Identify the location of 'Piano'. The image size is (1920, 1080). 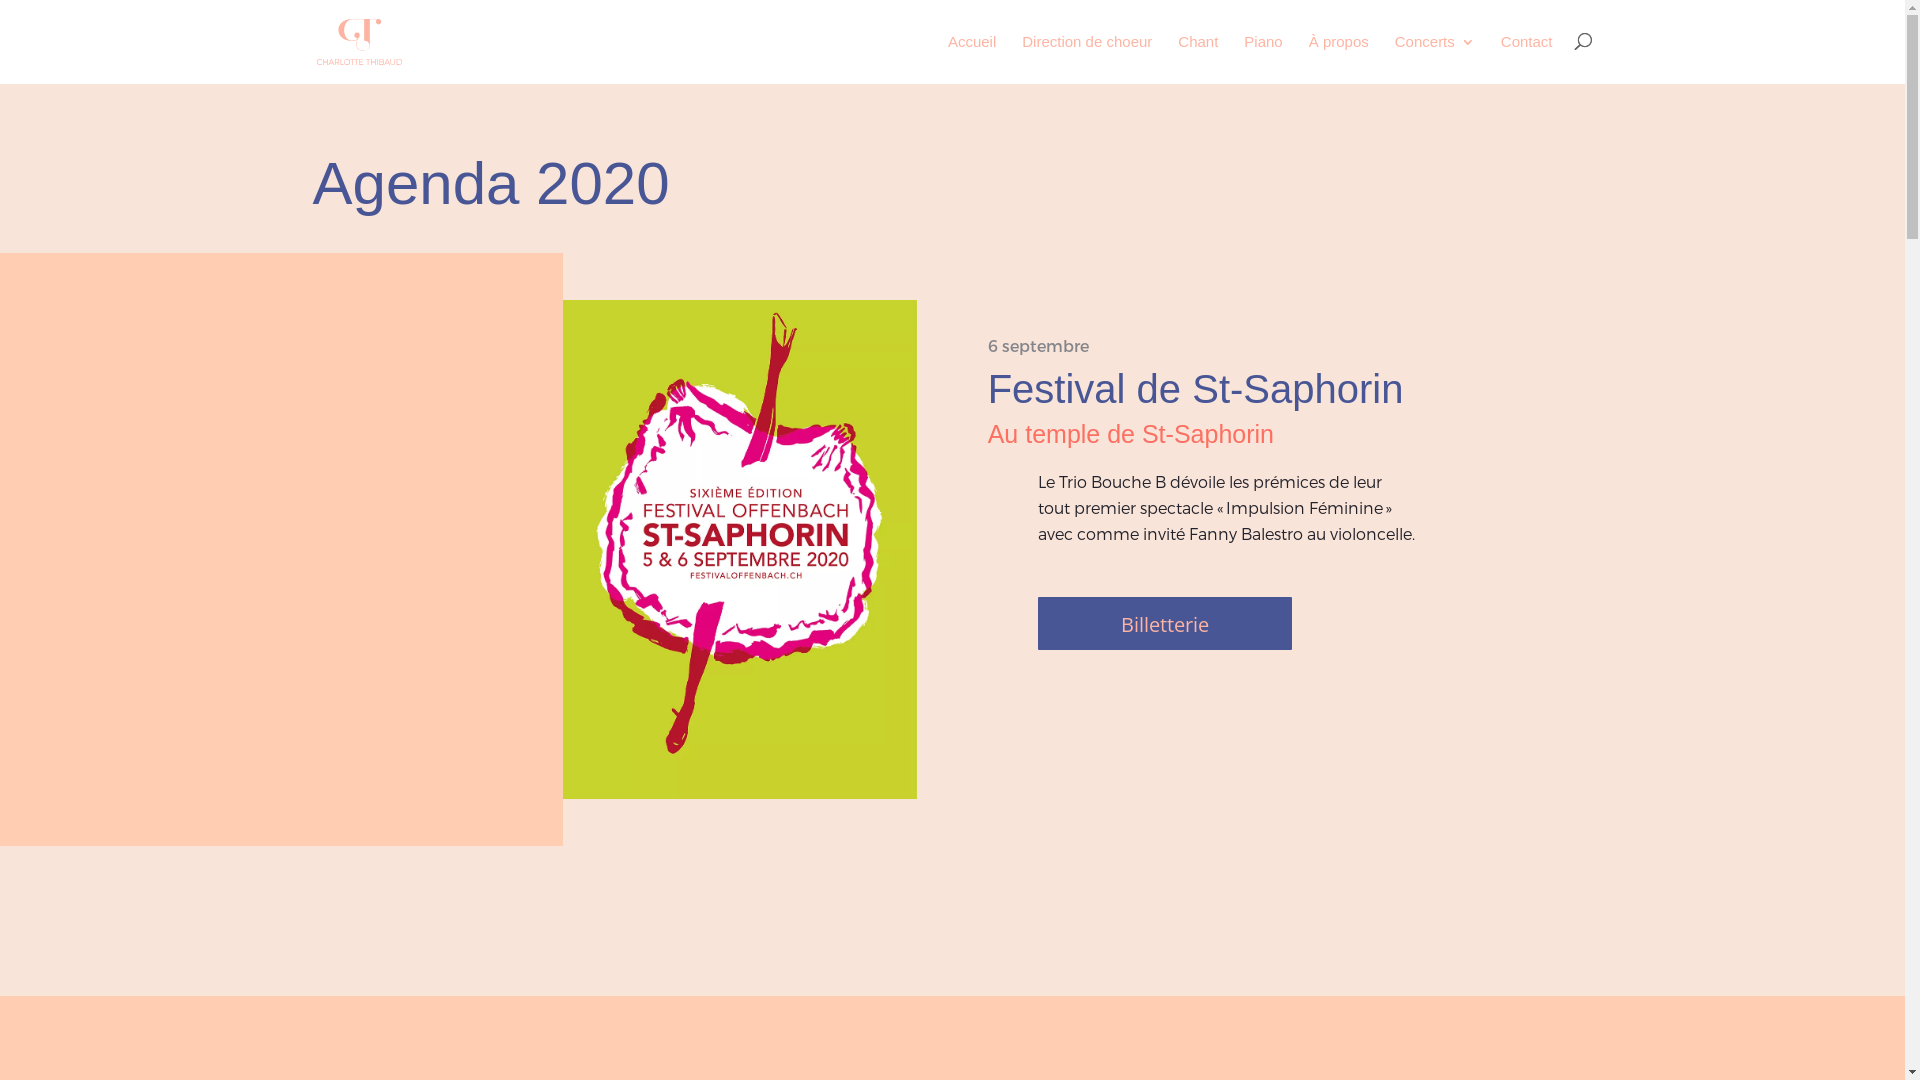
(1261, 57).